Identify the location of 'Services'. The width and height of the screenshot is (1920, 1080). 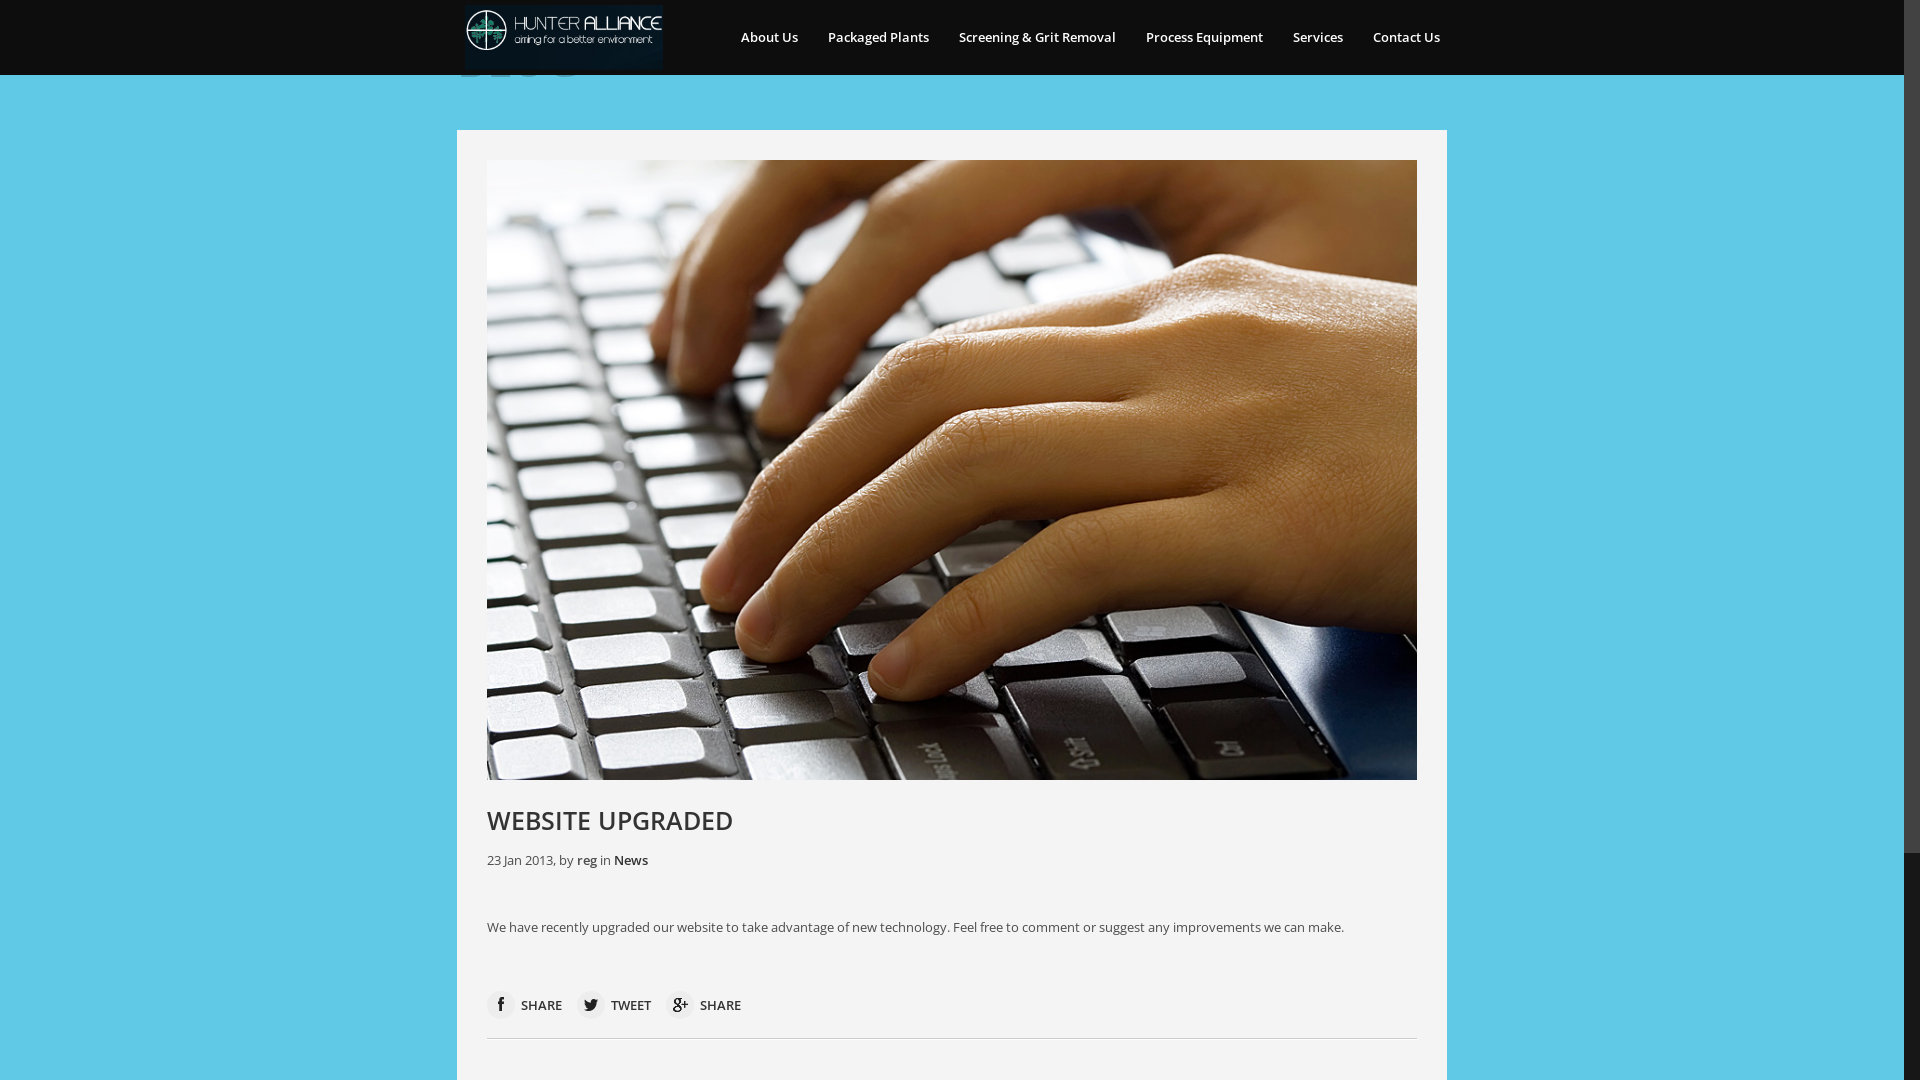
(1318, 37).